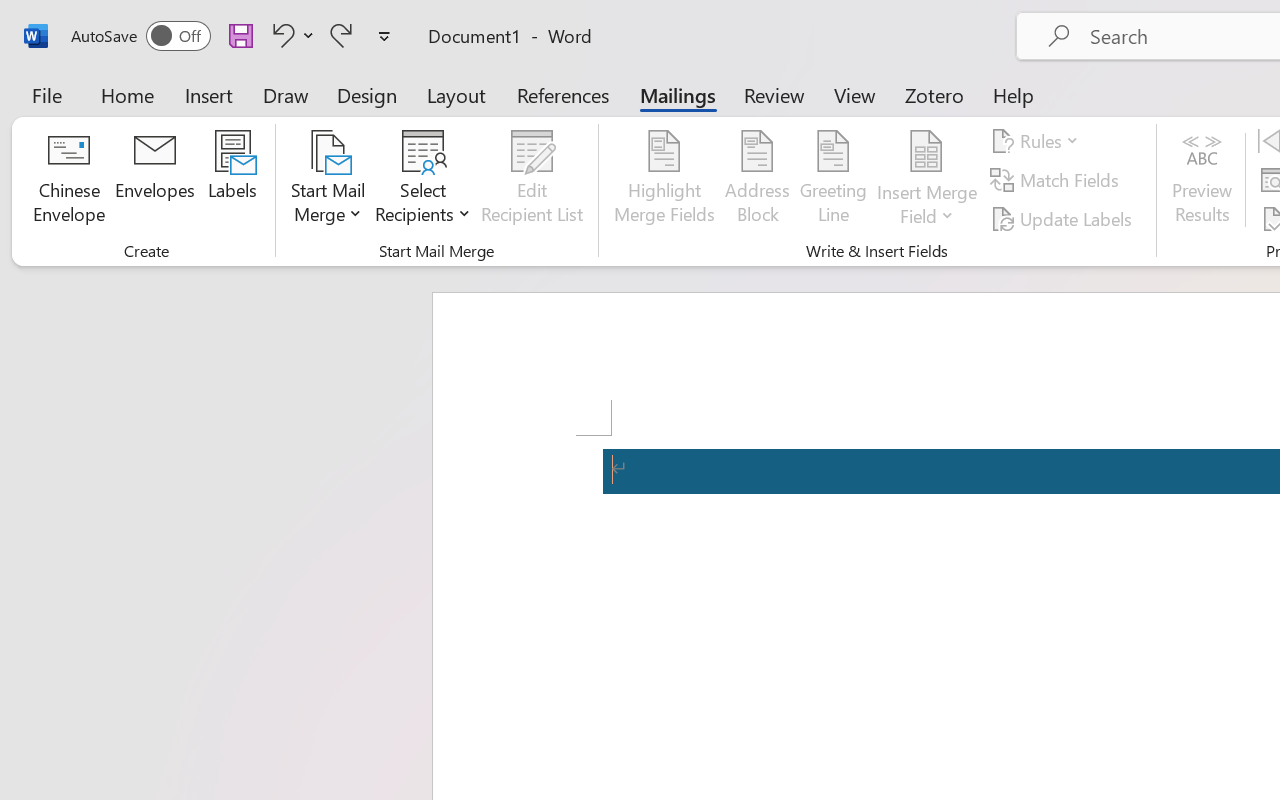  I want to click on 'Undo Apply Quick Style Set', so click(289, 34).